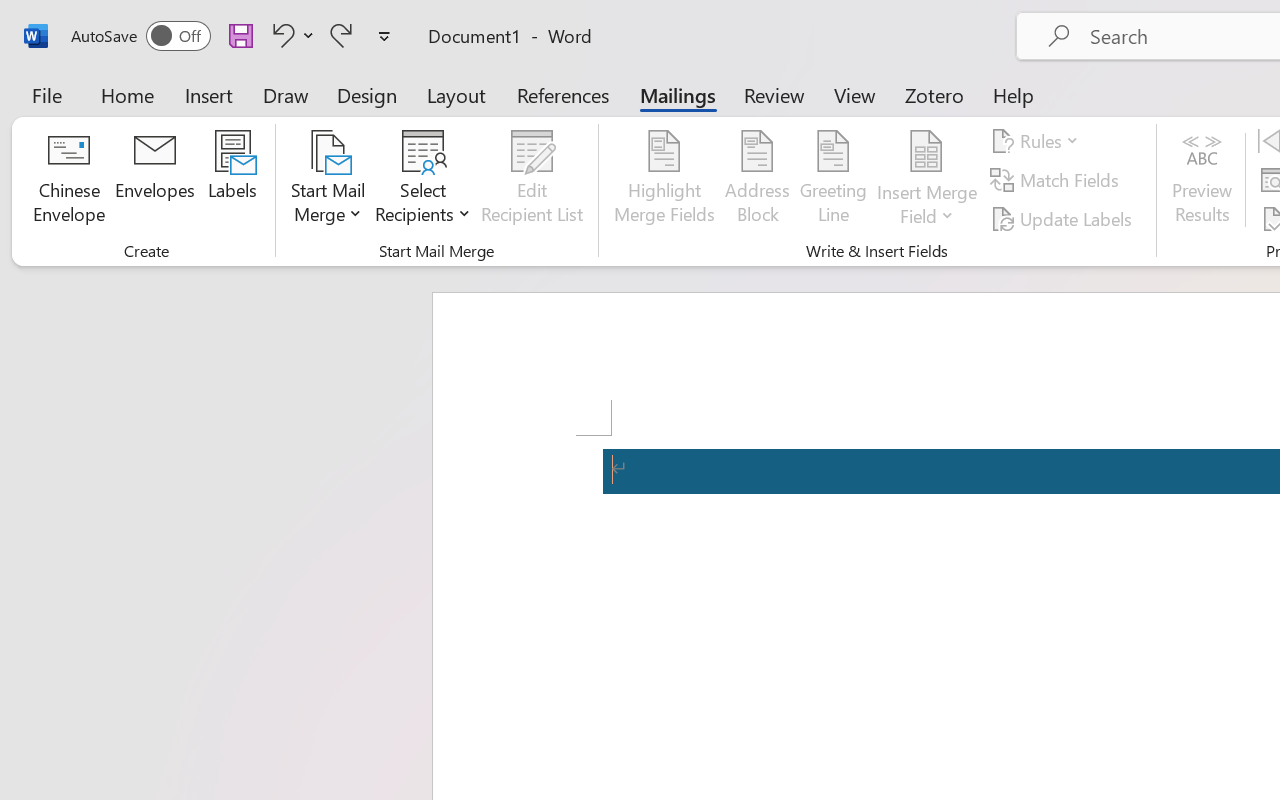  I want to click on 'Undo Apply Quick Style Set', so click(289, 34).